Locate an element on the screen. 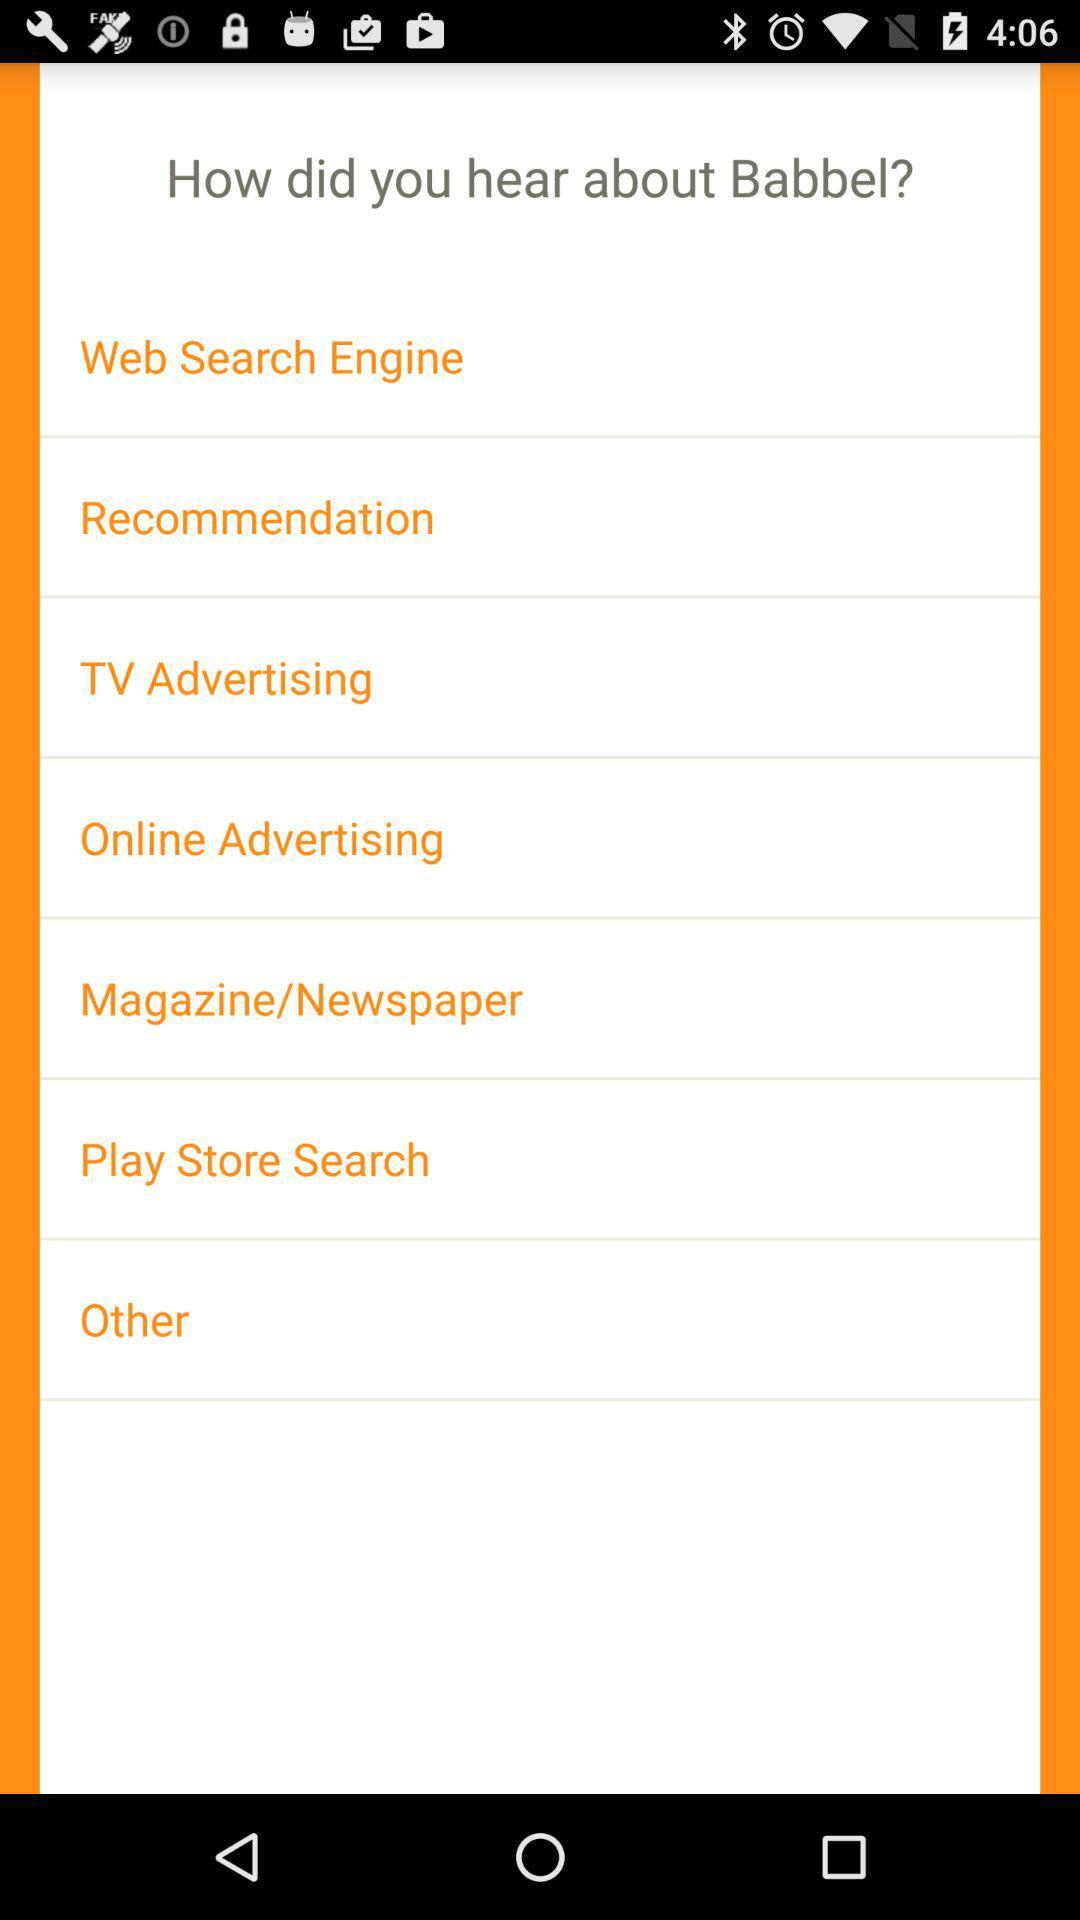  item below how did you is located at coordinates (540, 356).